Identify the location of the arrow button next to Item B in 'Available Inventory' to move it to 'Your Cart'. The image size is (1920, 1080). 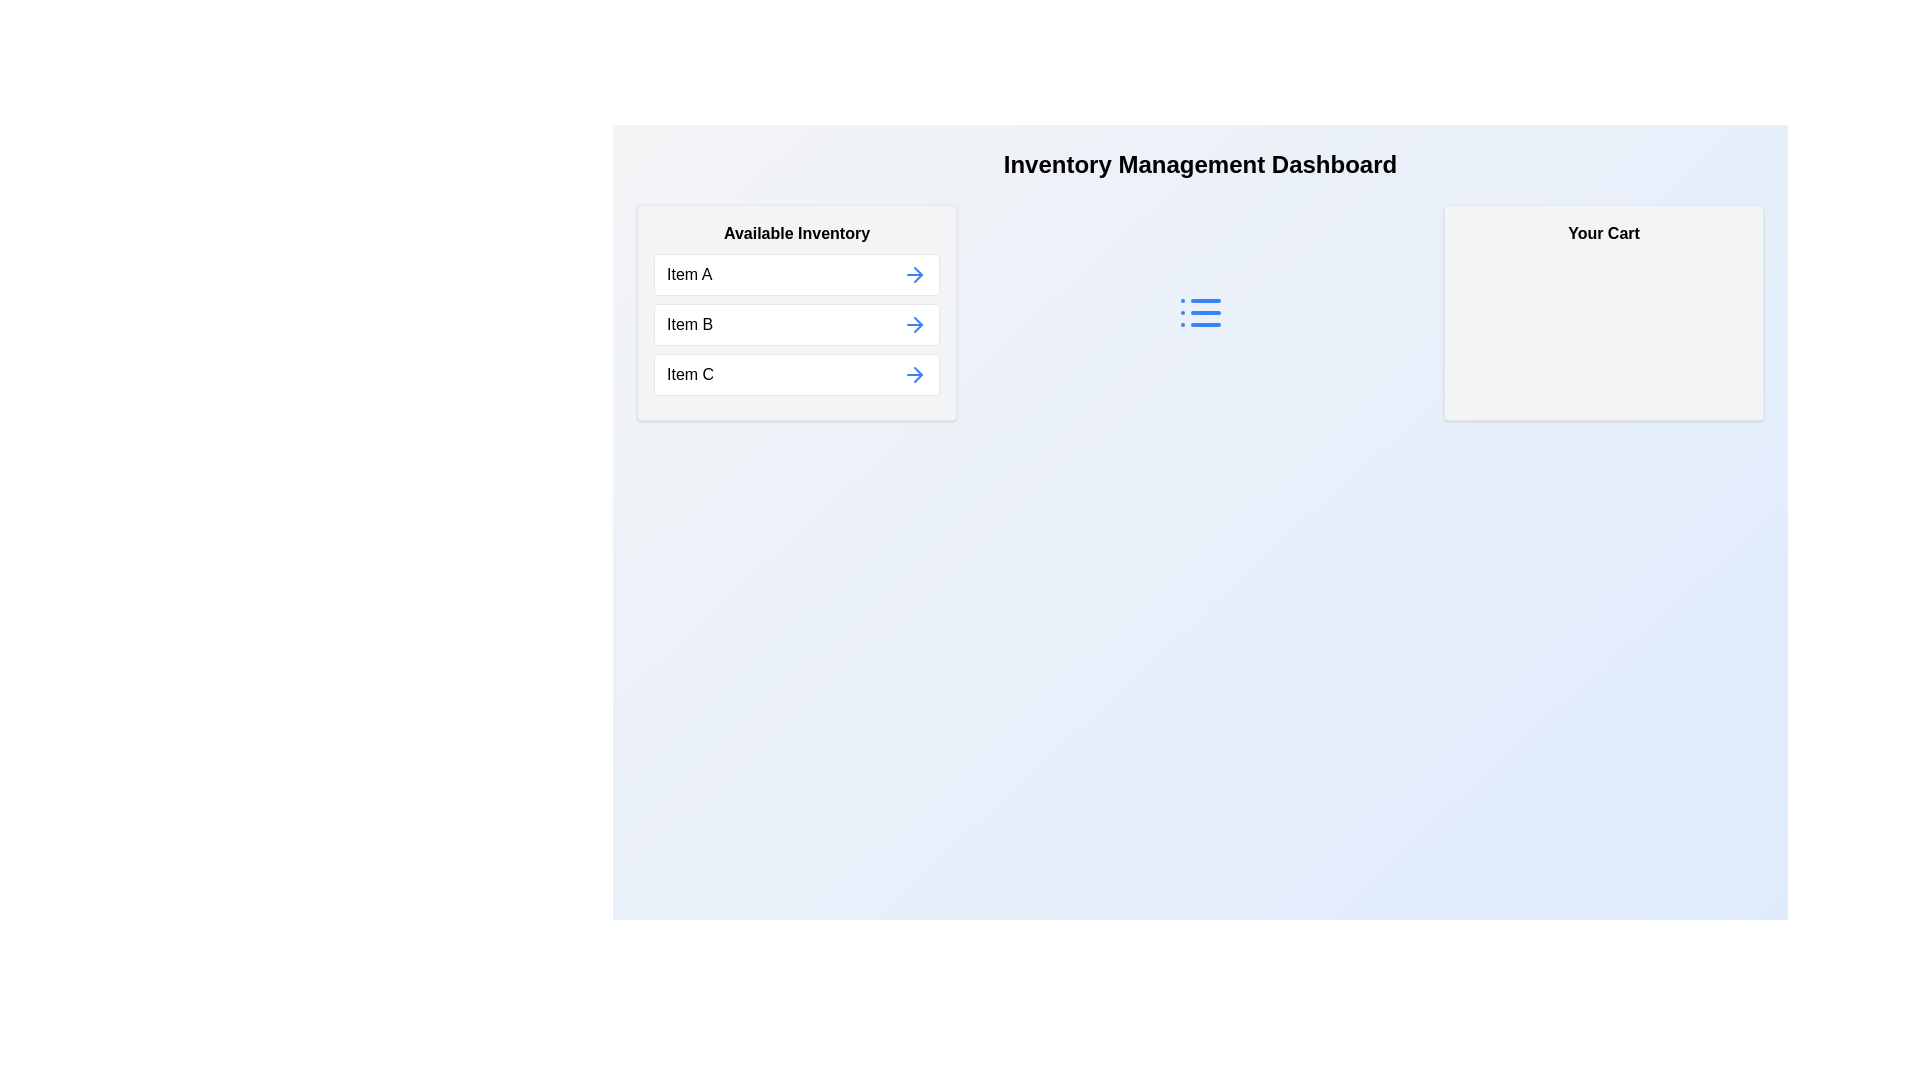
(914, 323).